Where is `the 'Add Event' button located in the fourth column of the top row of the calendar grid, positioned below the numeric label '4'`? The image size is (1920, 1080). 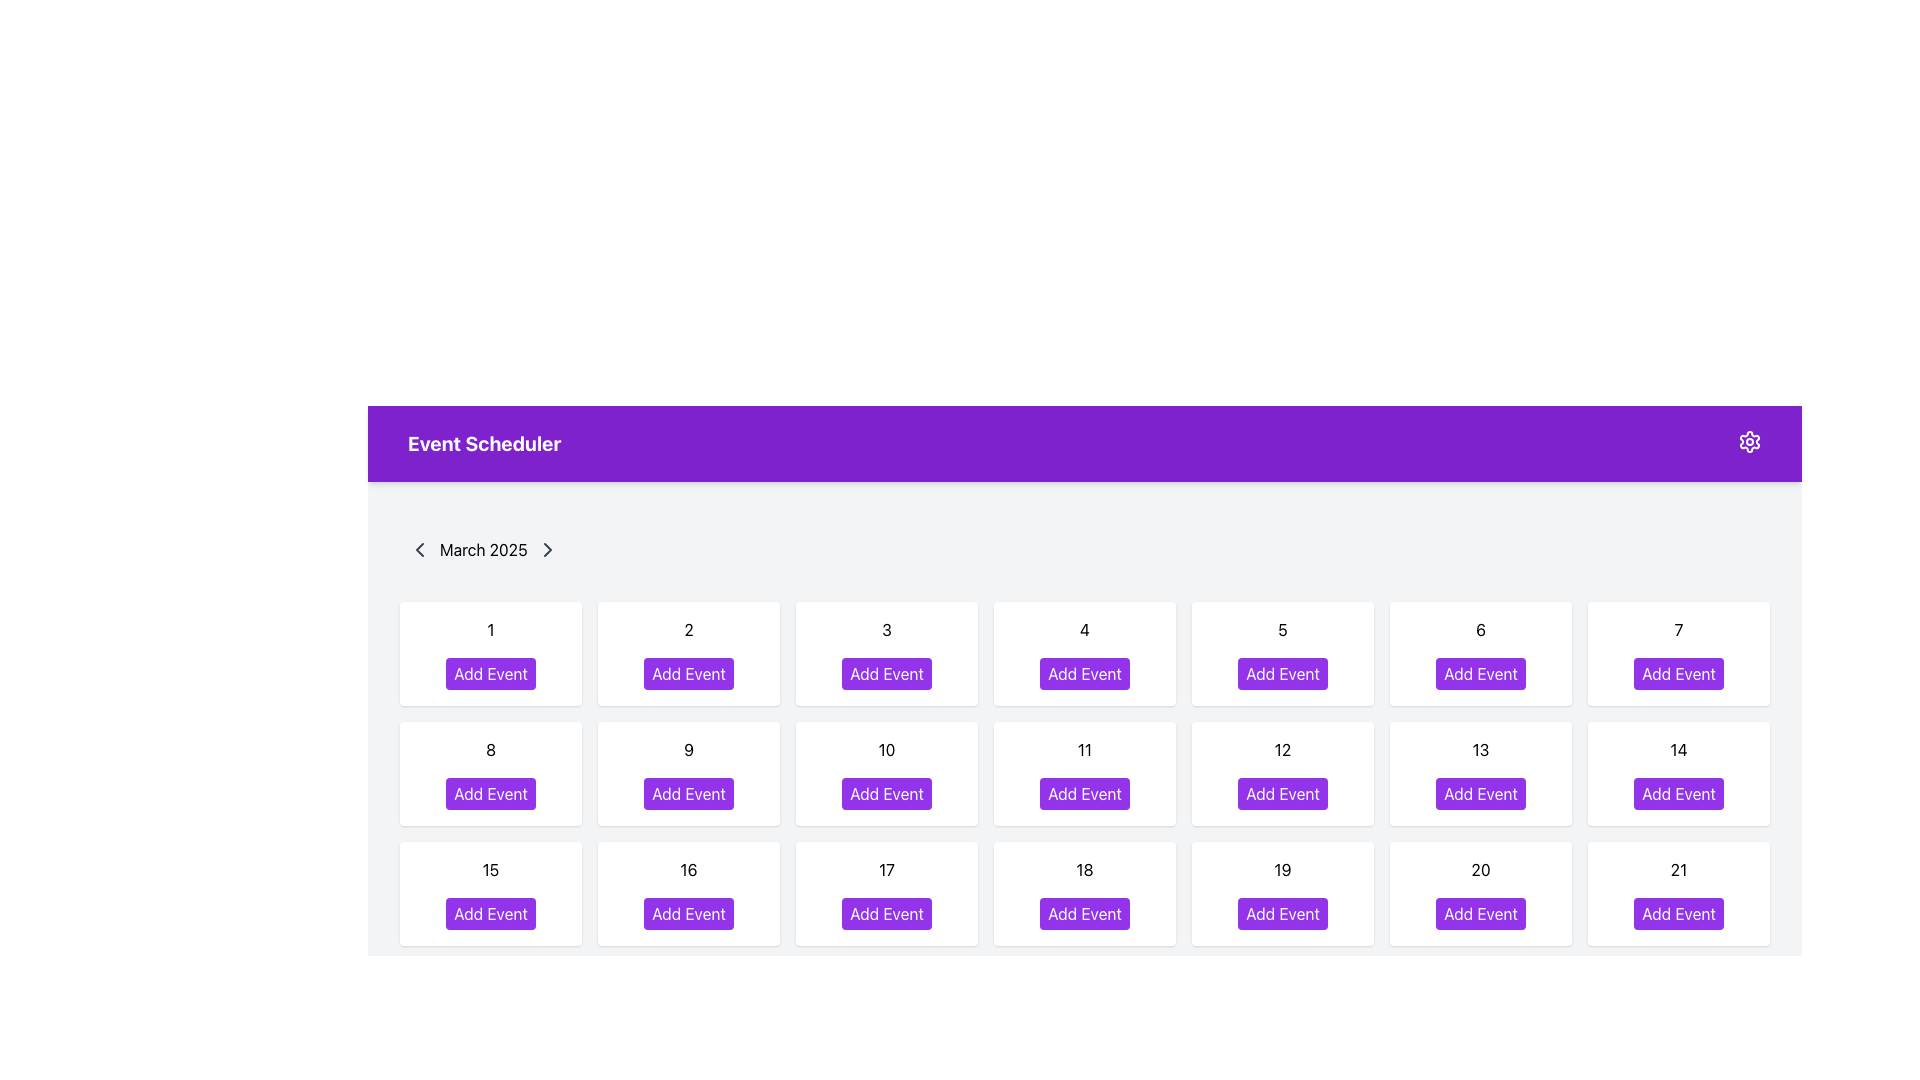 the 'Add Event' button located in the fourth column of the top row of the calendar grid, positioned below the numeric label '4' is located at coordinates (1083, 674).